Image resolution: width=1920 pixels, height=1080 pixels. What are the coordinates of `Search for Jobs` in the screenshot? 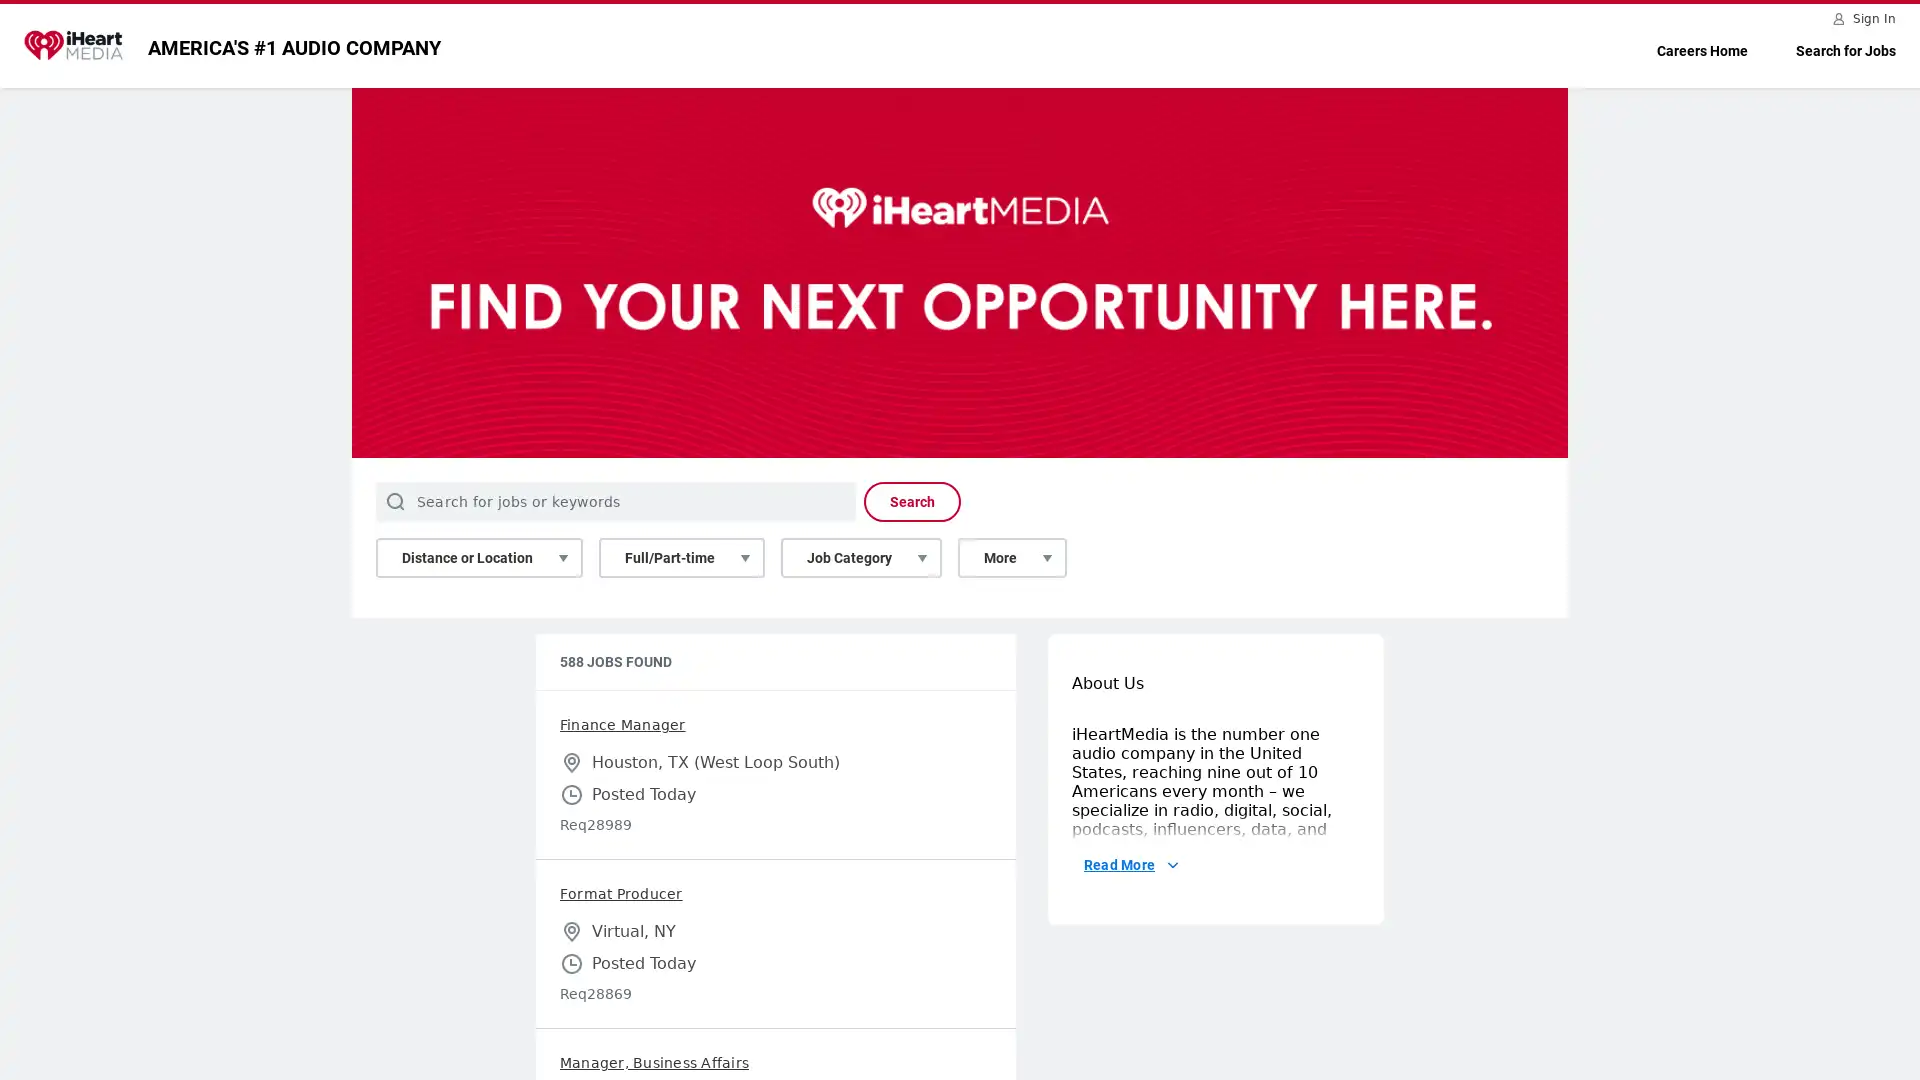 It's located at (1845, 50).